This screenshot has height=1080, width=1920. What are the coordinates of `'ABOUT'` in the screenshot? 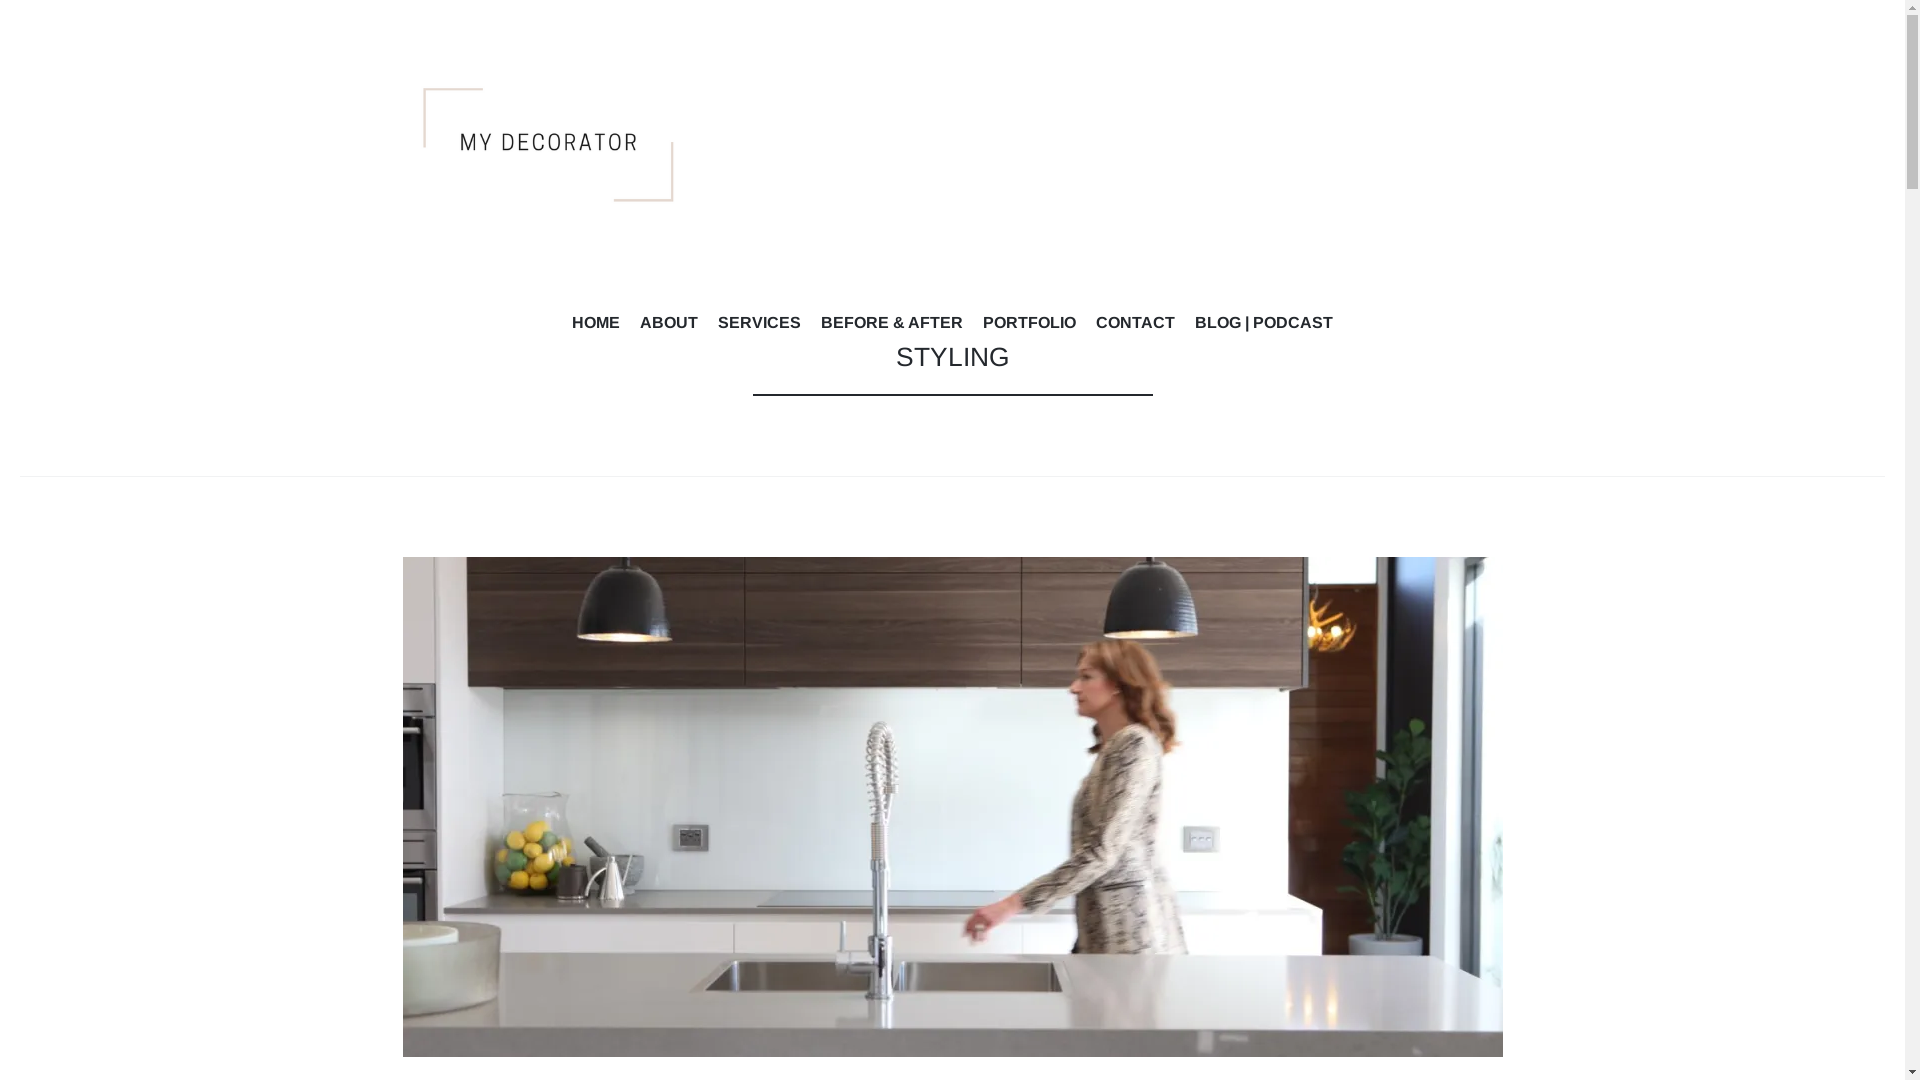 It's located at (668, 325).